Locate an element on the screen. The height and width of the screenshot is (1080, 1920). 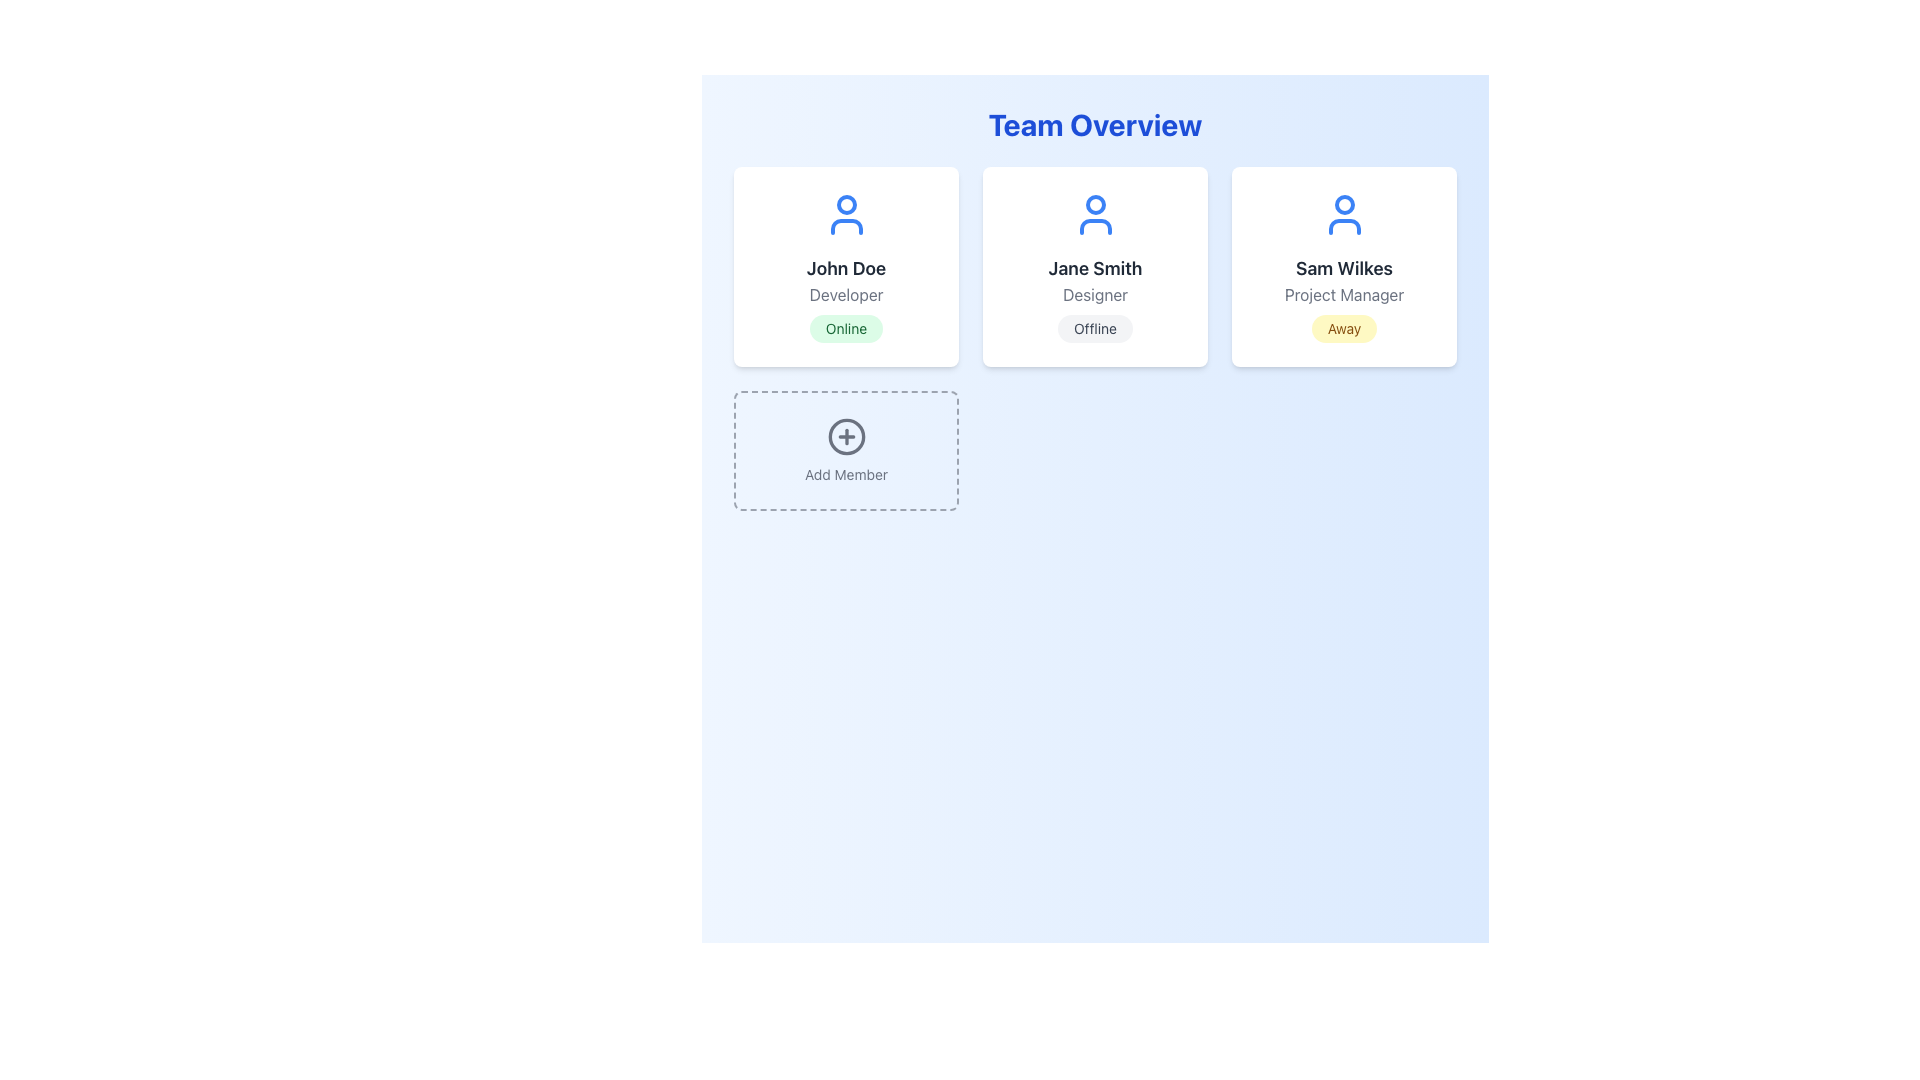
the 'Add Member' text label, which is positioned at the bottom of the dashed-bordered box, directly below the plus symbol icon is located at coordinates (846, 474).